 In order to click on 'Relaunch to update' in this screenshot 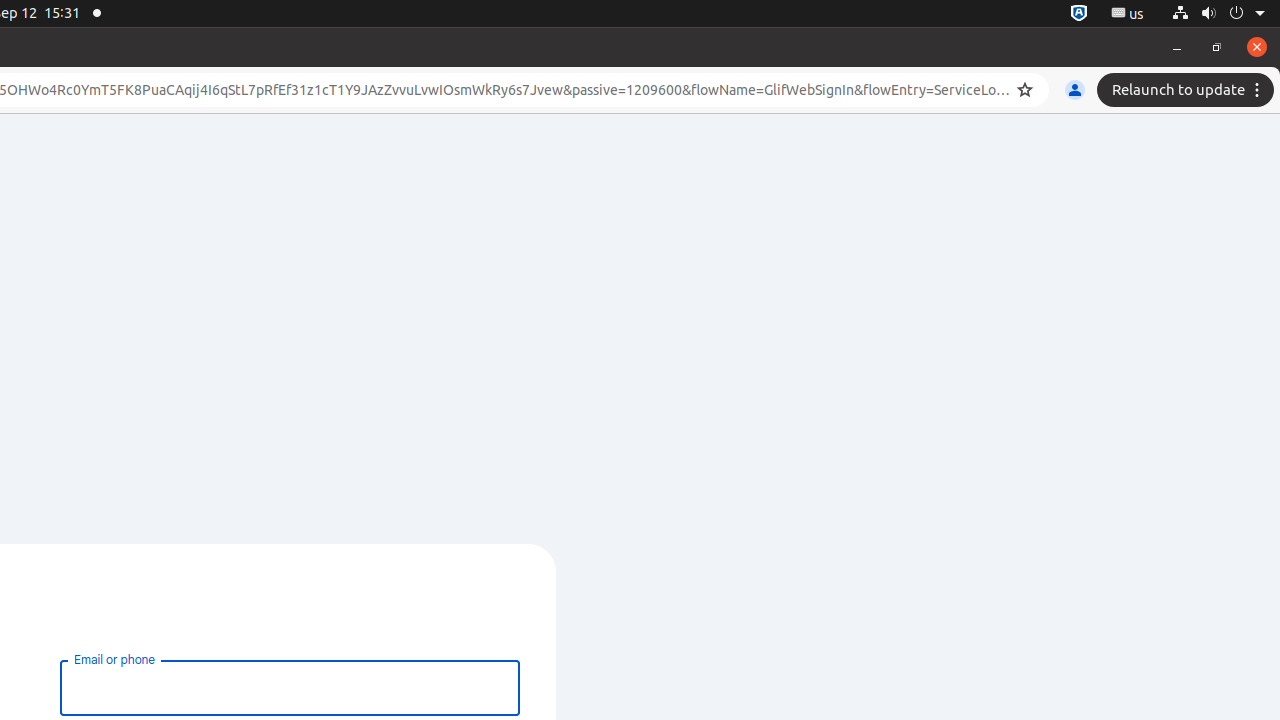, I will do `click(1188, 90)`.